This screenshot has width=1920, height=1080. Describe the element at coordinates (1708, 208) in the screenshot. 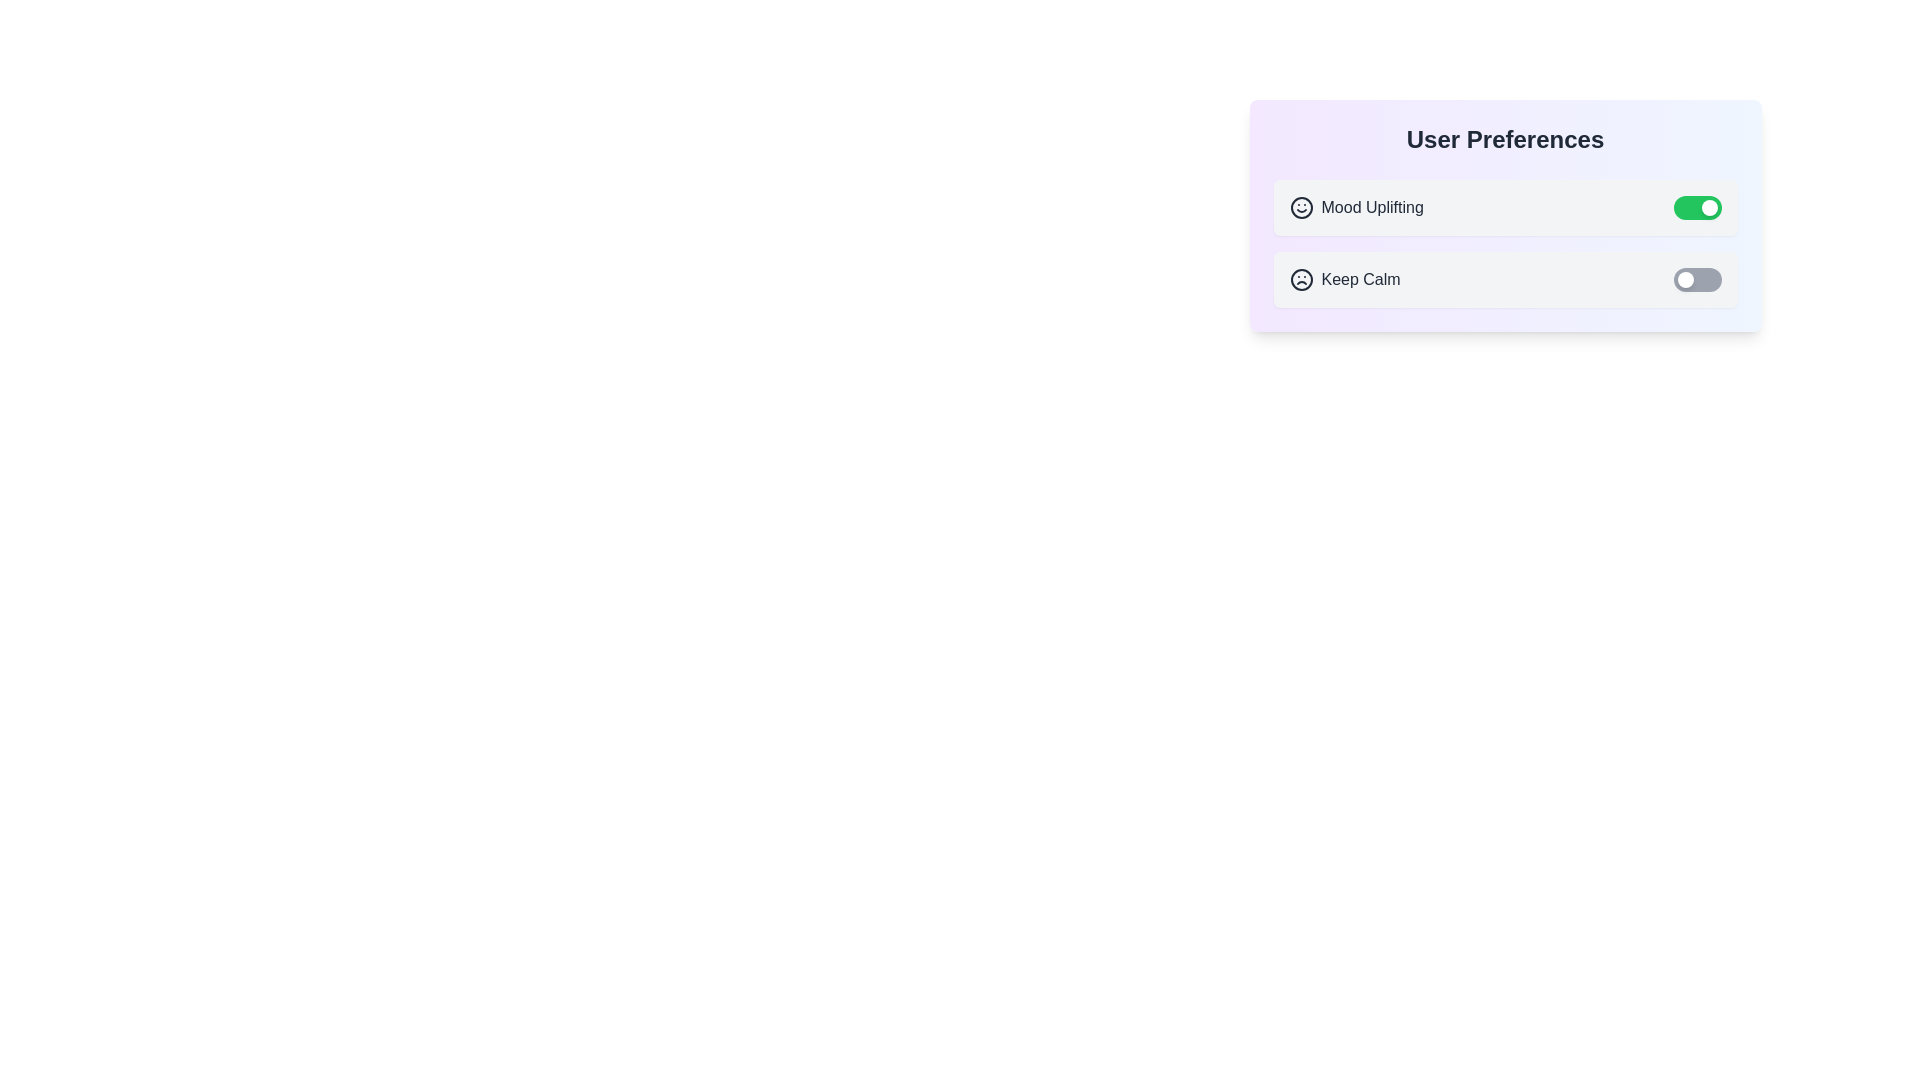

I see `the toggle handle located at the rightmost position of the switch component for the 'Mood Uplifting' preference` at that location.